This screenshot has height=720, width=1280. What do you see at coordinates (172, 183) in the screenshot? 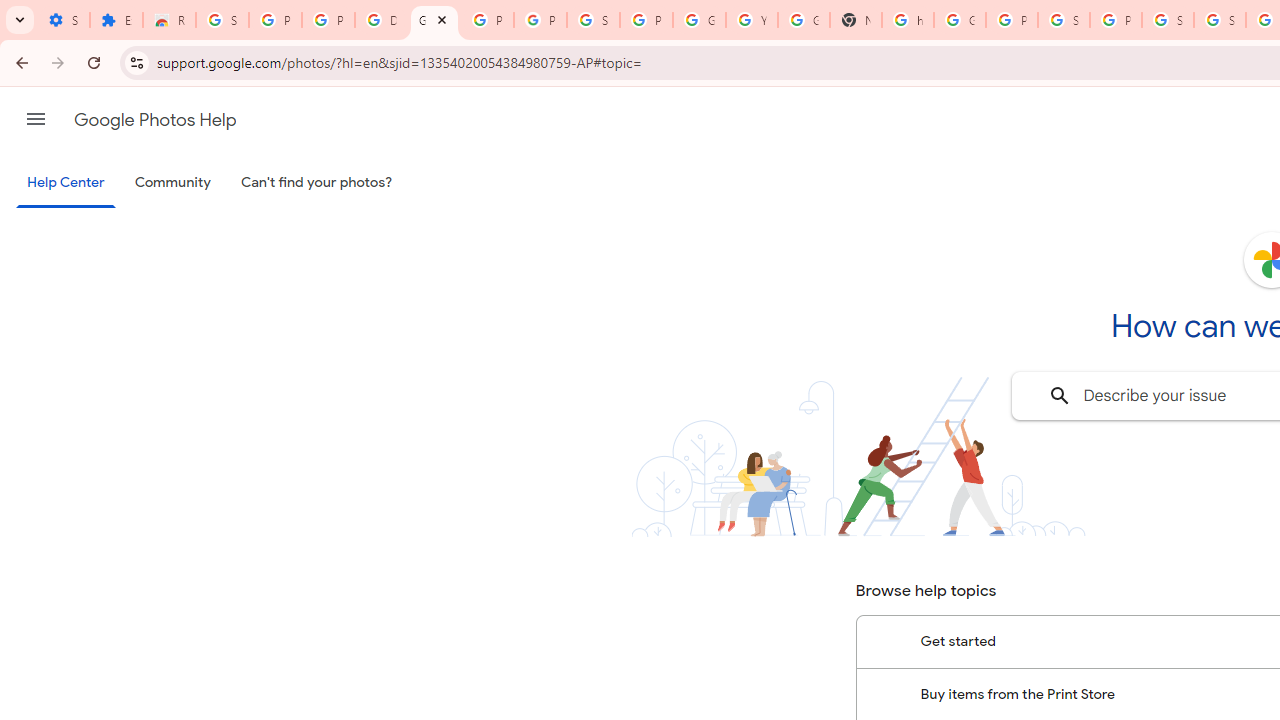
I see `'Community'` at bounding box center [172, 183].